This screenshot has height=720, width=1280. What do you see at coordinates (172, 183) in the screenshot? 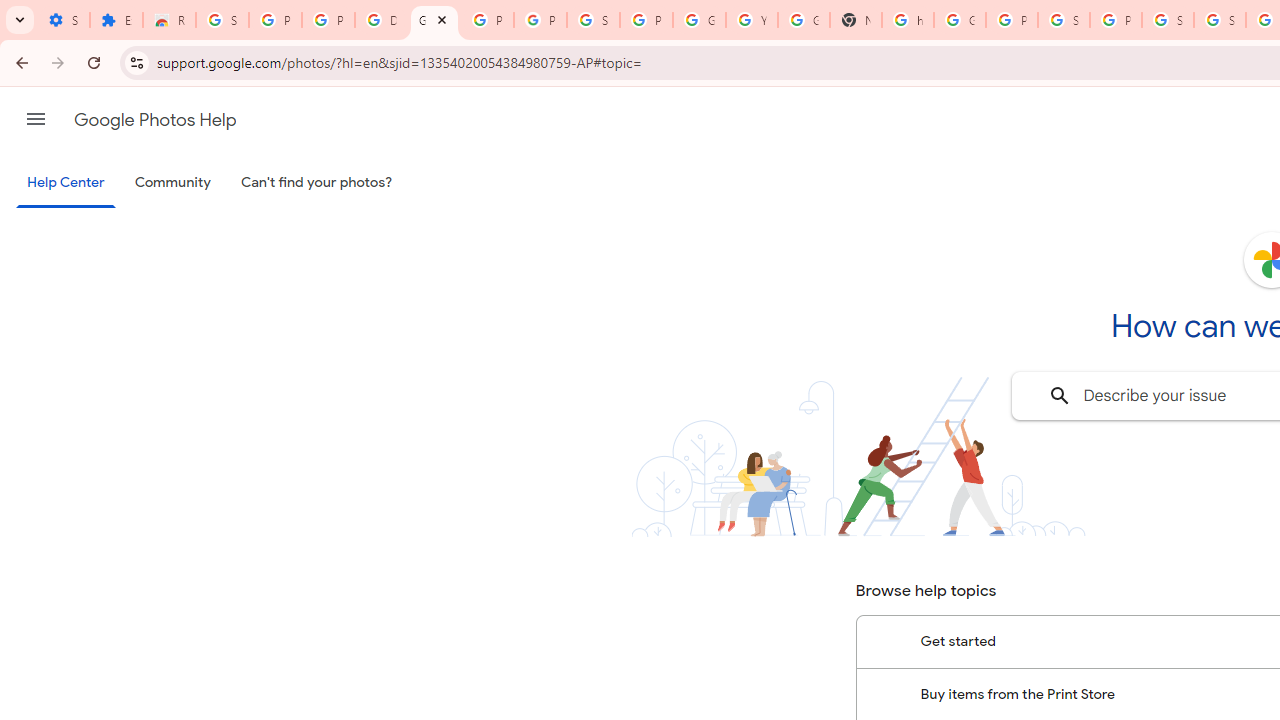
I see `'Community'` at bounding box center [172, 183].